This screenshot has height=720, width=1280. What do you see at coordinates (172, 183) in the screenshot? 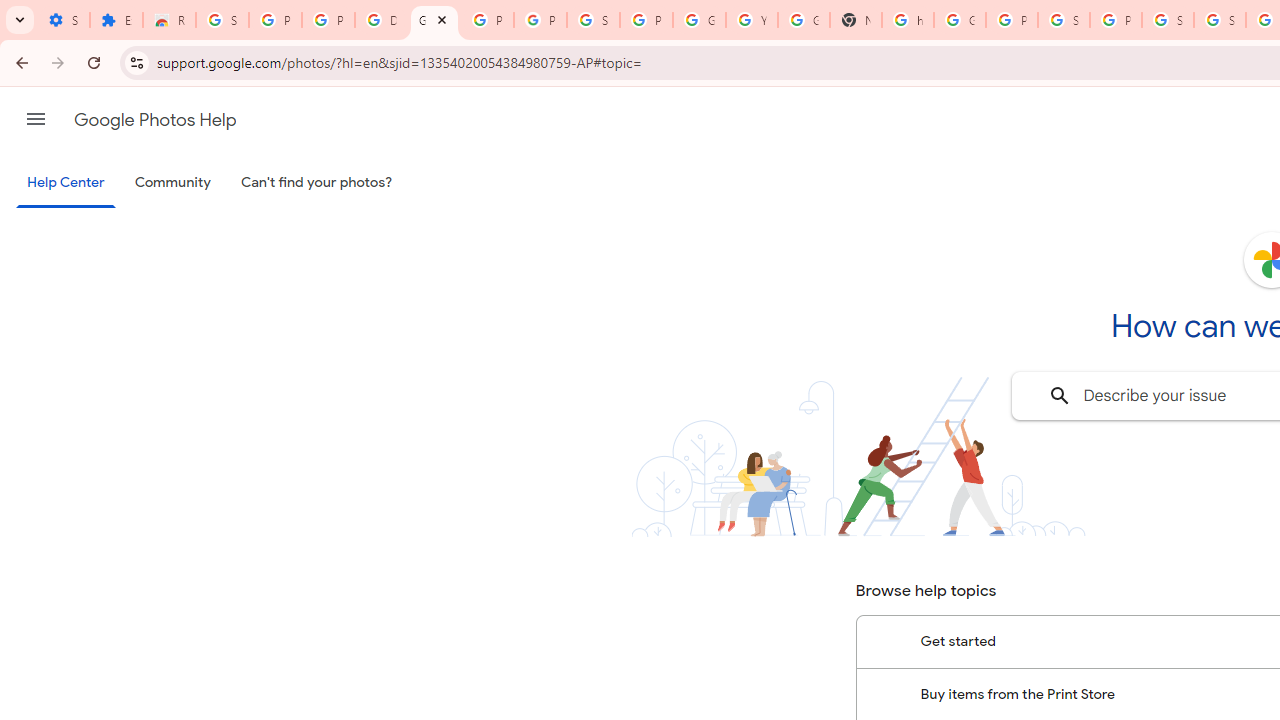
I see `'Community'` at bounding box center [172, 183].